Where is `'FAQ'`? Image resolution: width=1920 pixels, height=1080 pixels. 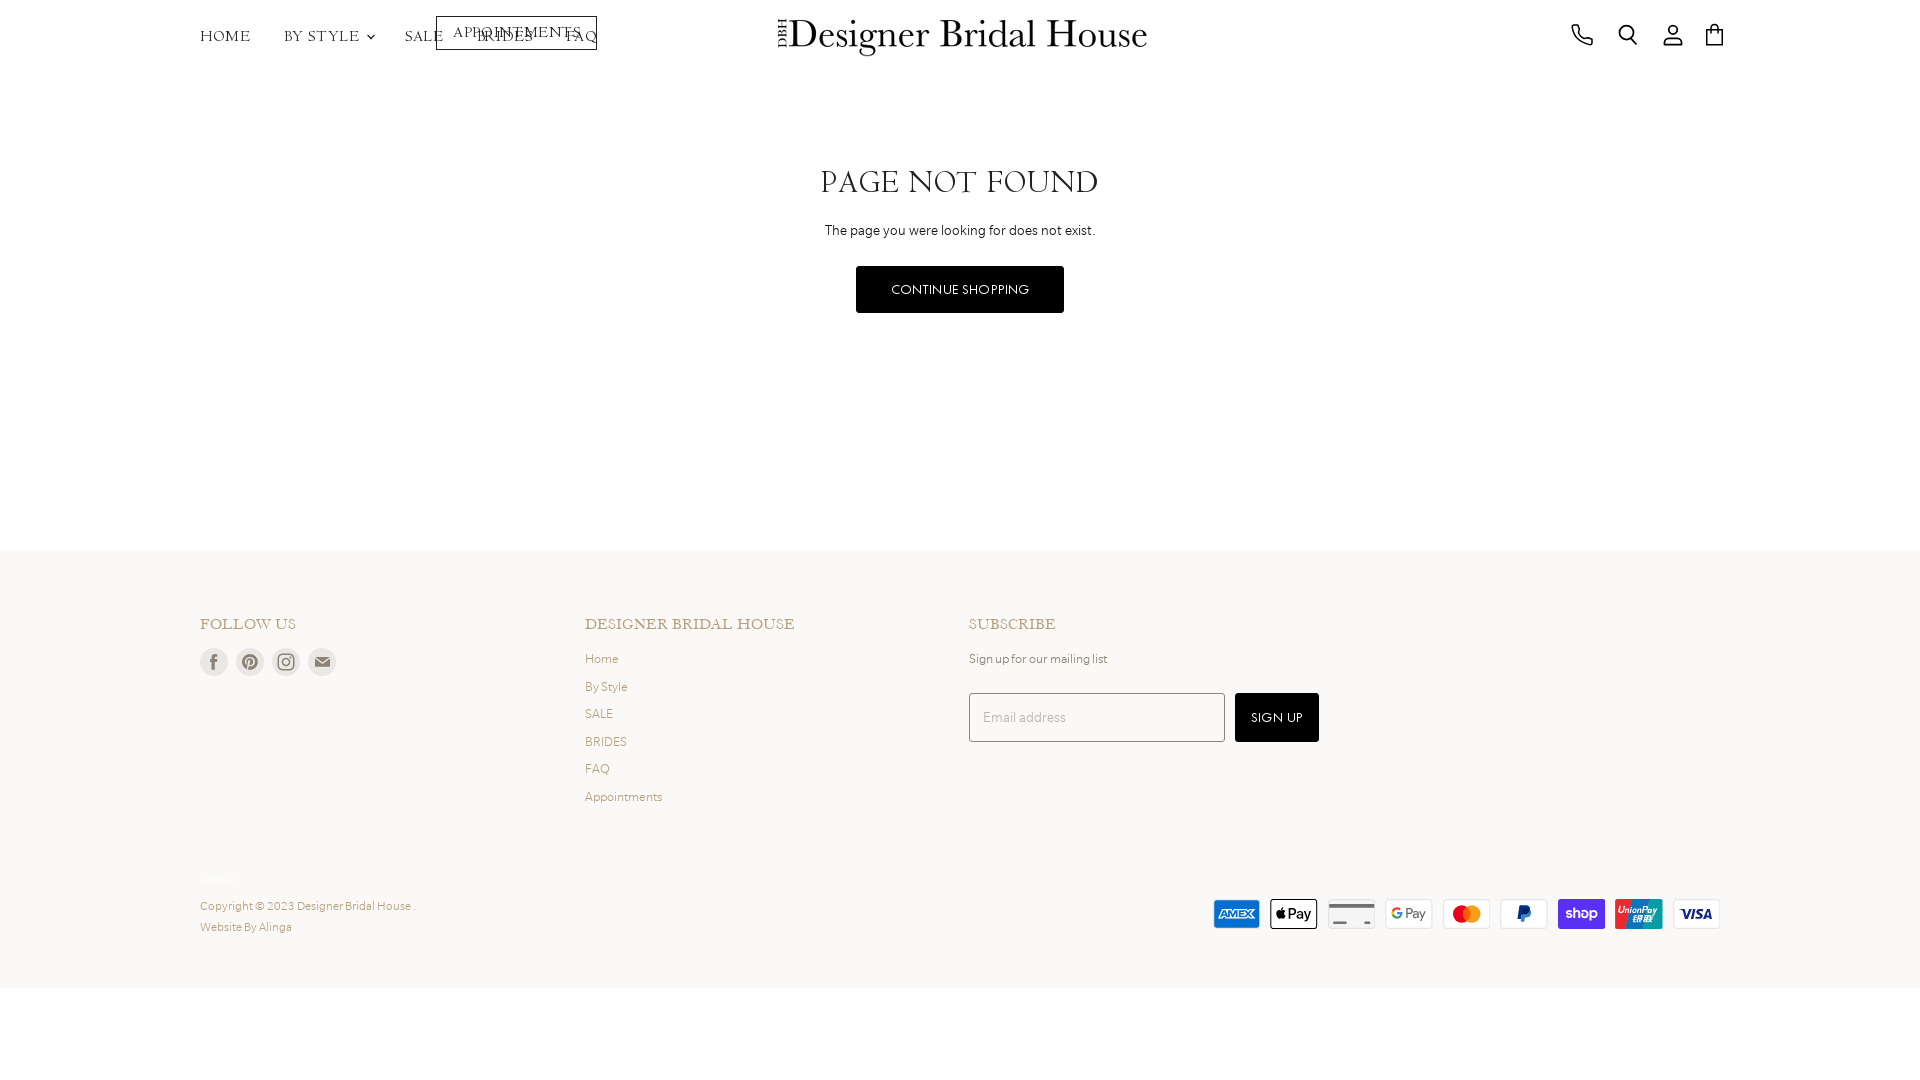
'FAQ' is located at coordinates (596, 767).